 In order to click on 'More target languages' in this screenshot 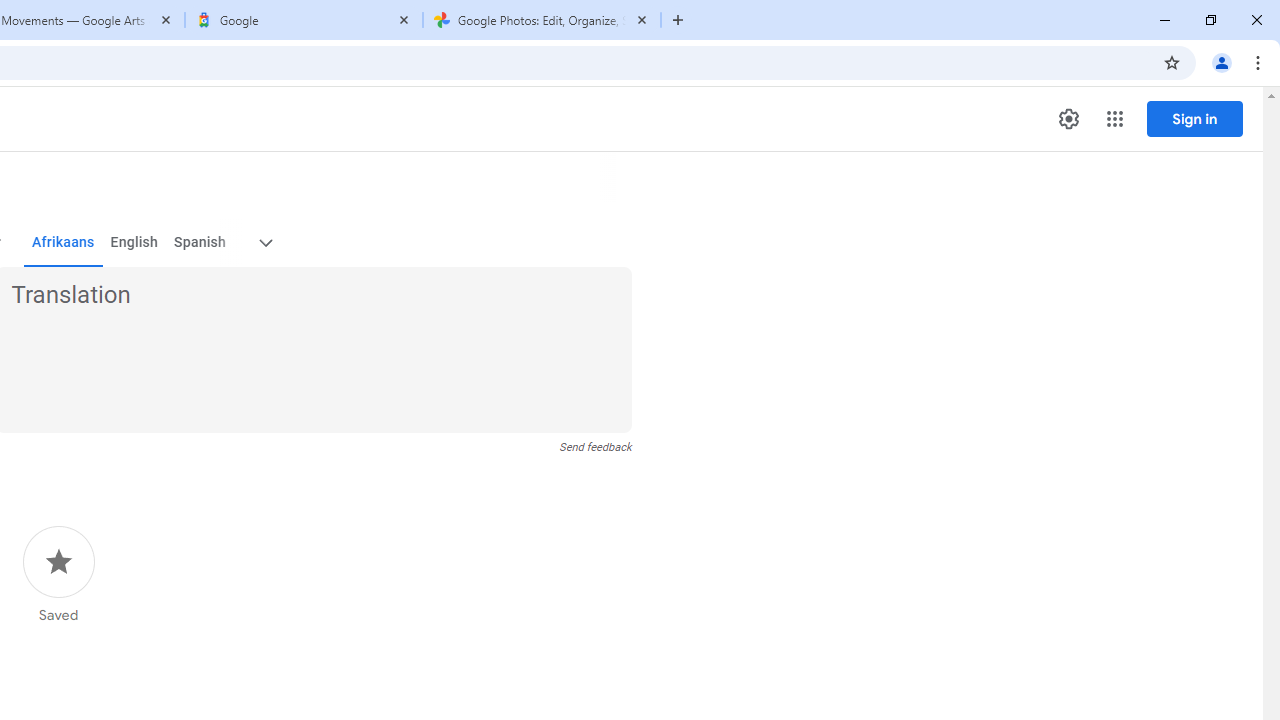, I will do `click(263, 242)`.